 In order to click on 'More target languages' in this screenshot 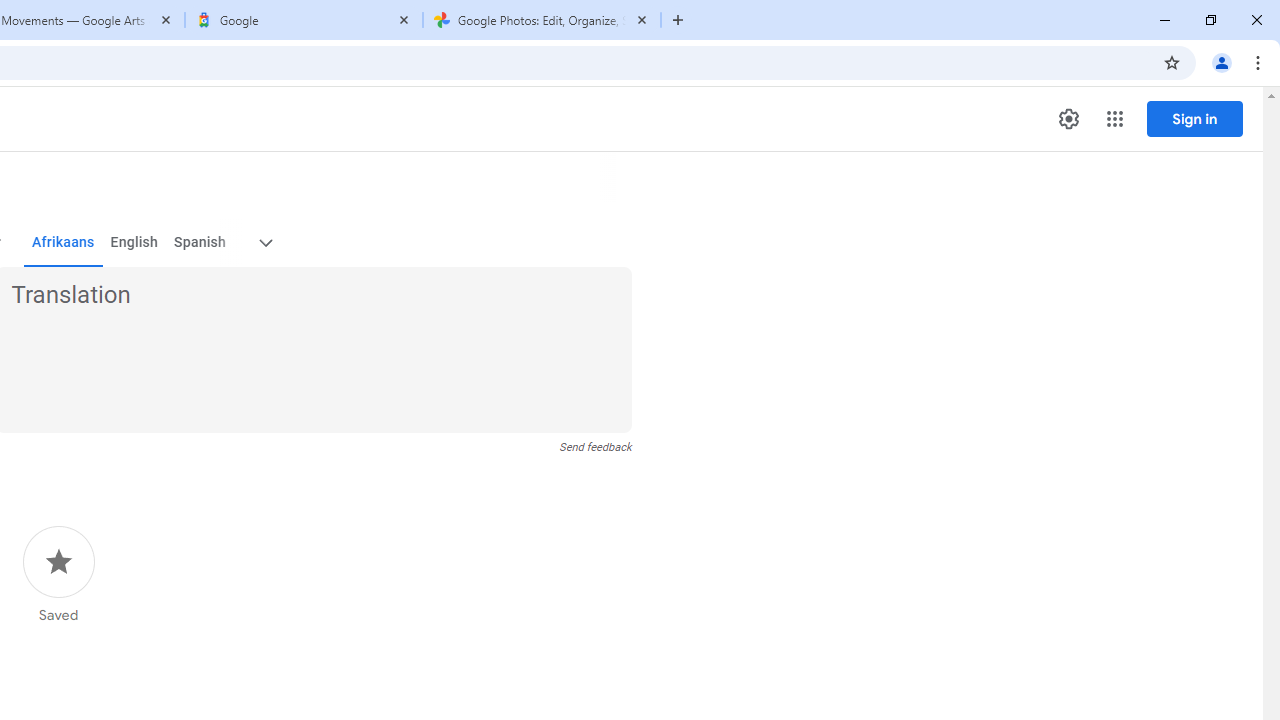, I will do `click(263, 242)`.